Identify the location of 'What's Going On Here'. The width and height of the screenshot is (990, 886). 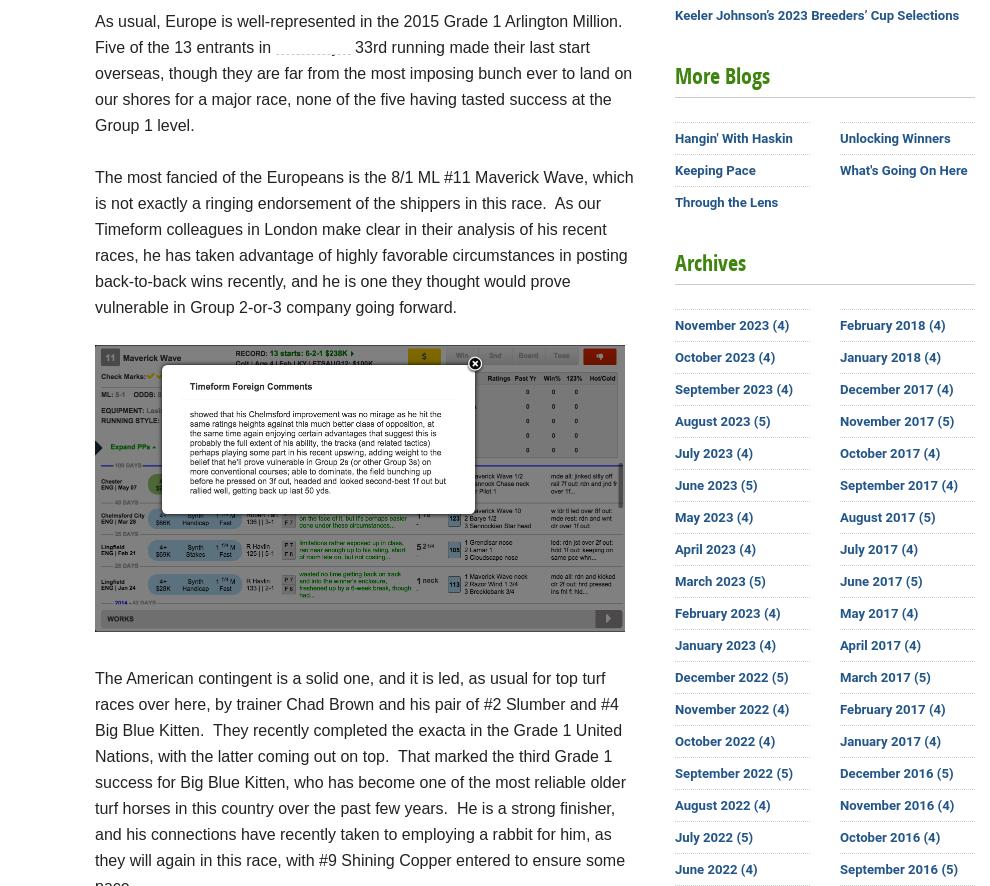
(902, 169).